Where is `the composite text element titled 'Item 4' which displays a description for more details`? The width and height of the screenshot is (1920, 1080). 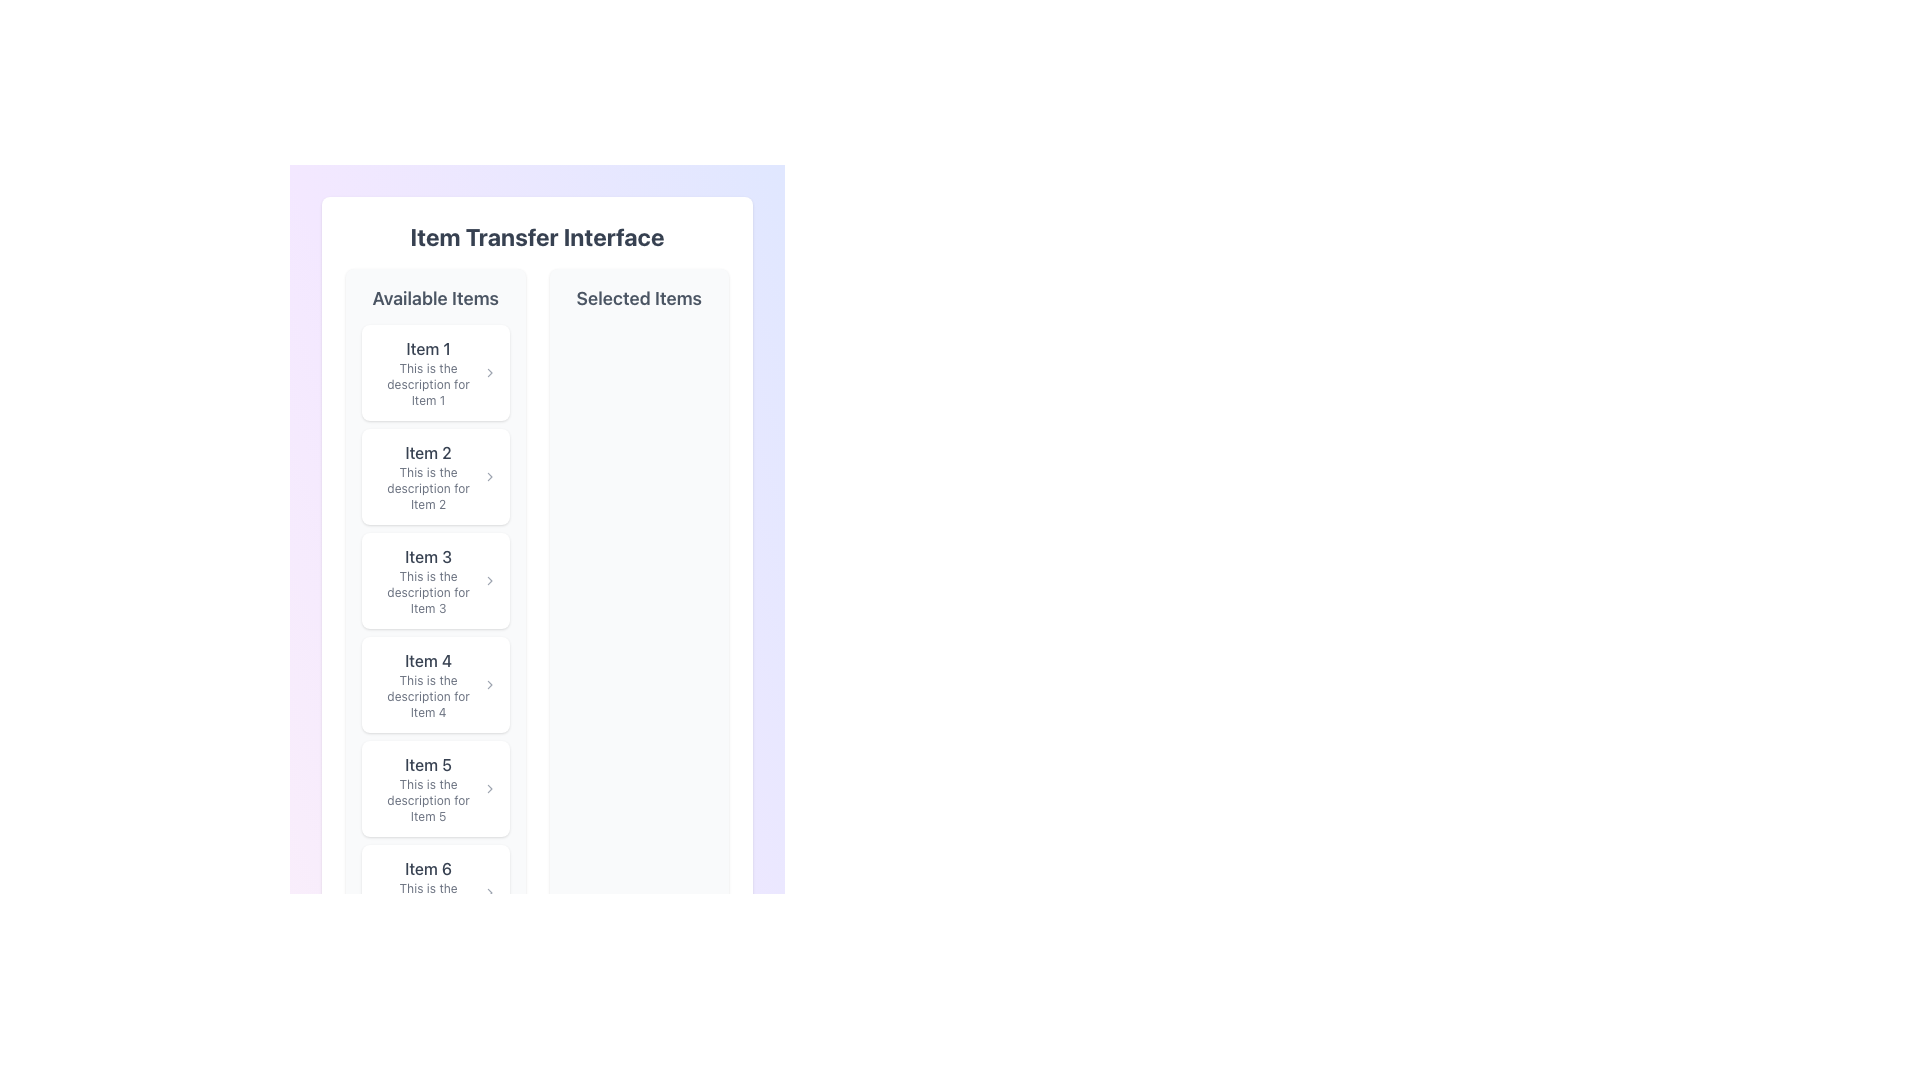 the composite text element titled 'Item 4' which displays a description for more details is located at coordinates (427, 684).